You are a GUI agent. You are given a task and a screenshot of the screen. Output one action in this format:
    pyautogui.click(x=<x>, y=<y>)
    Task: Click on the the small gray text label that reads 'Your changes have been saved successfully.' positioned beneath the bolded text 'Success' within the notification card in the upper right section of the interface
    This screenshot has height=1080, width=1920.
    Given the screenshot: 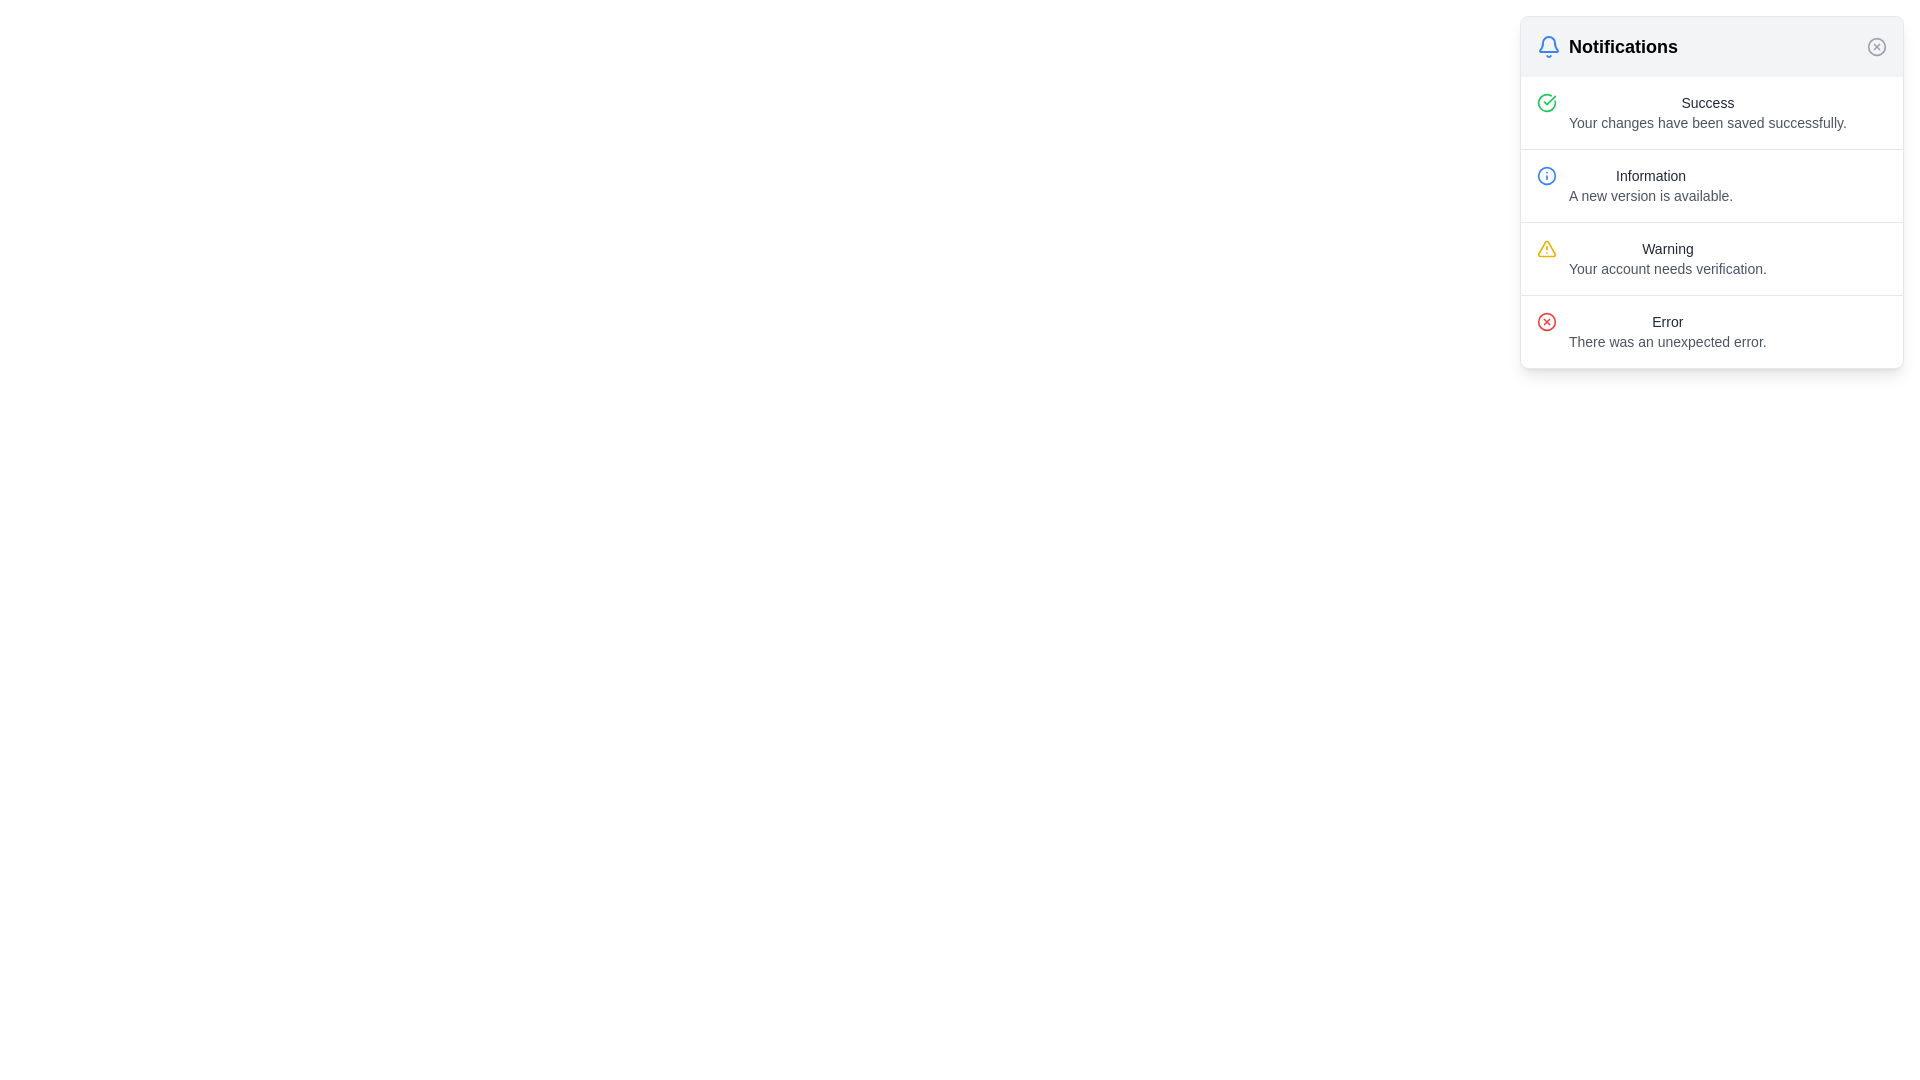 What is the action you would take?
    pyautogui.click(x=1706, y=123)
    